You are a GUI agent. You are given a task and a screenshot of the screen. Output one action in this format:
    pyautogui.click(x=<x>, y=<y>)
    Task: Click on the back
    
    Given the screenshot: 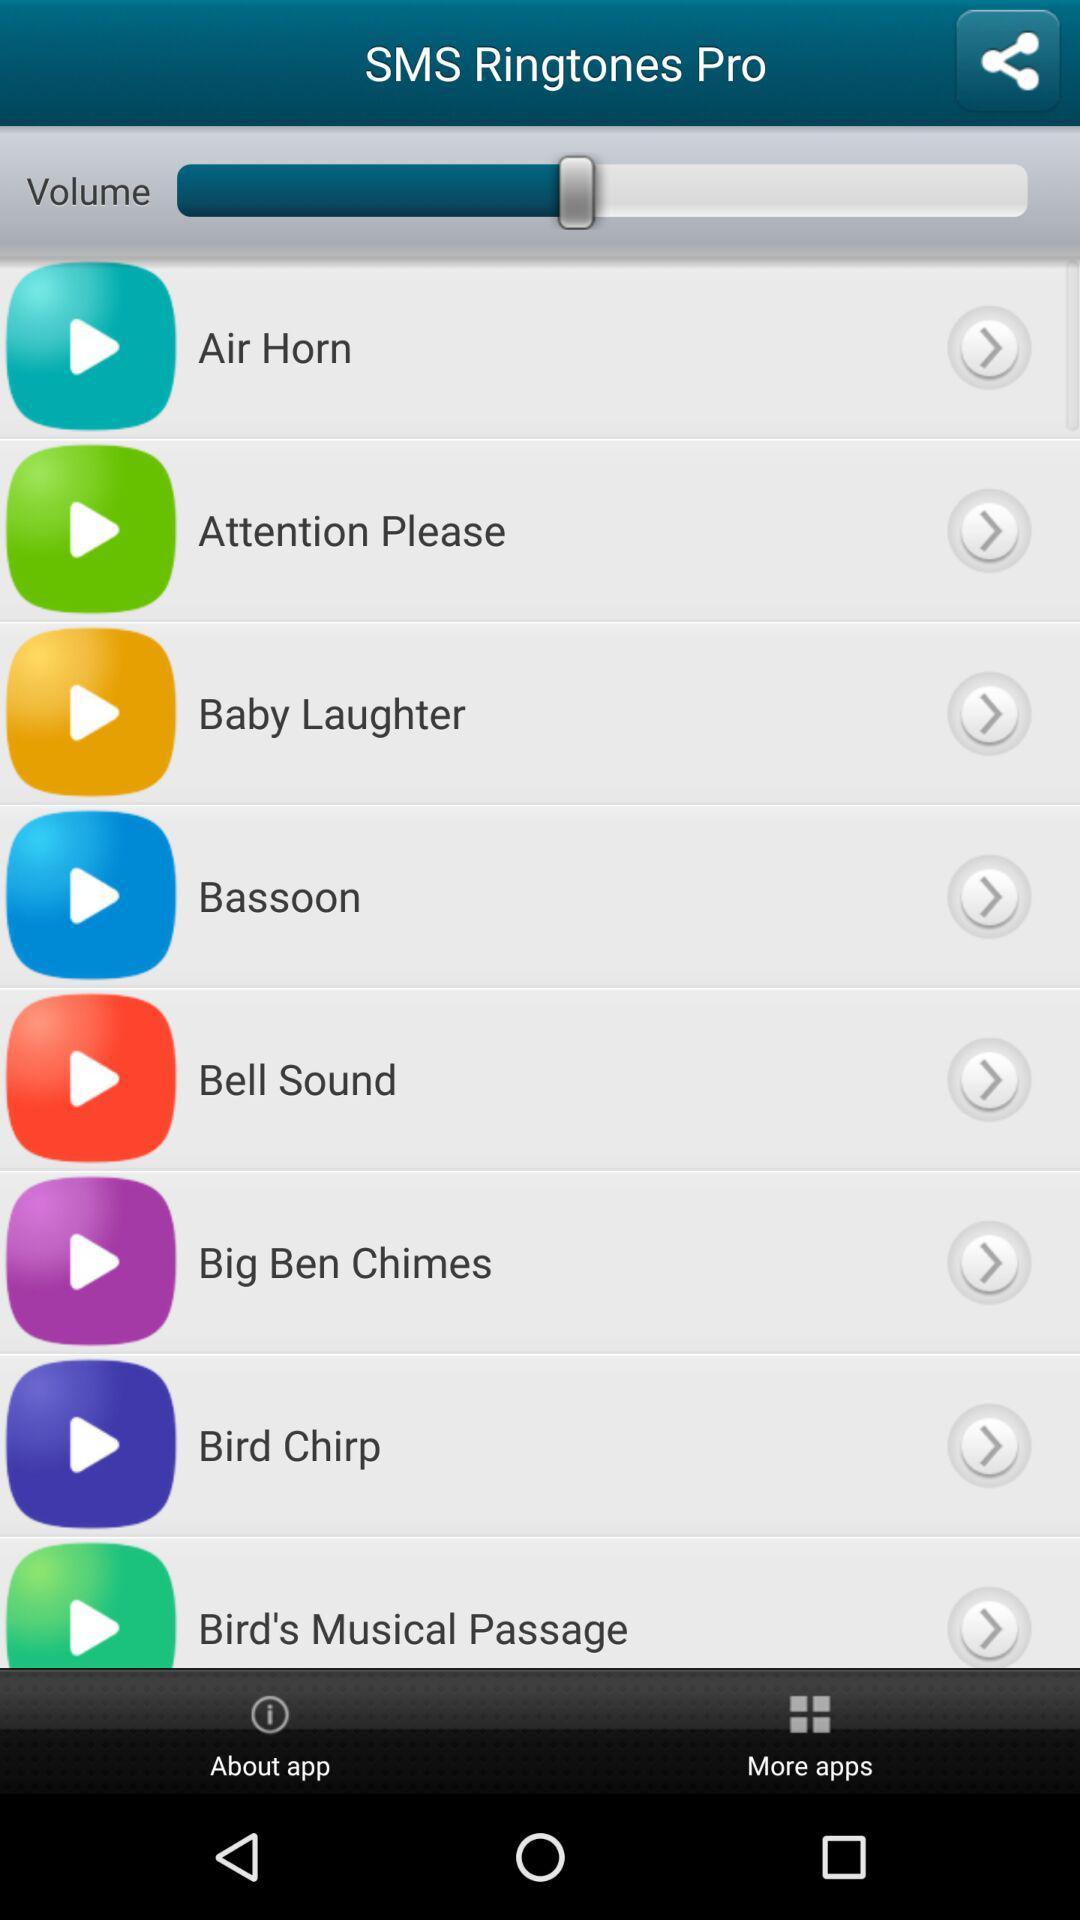 What is the action you would take?
    pyautogui.click(x=987, y=712)
    